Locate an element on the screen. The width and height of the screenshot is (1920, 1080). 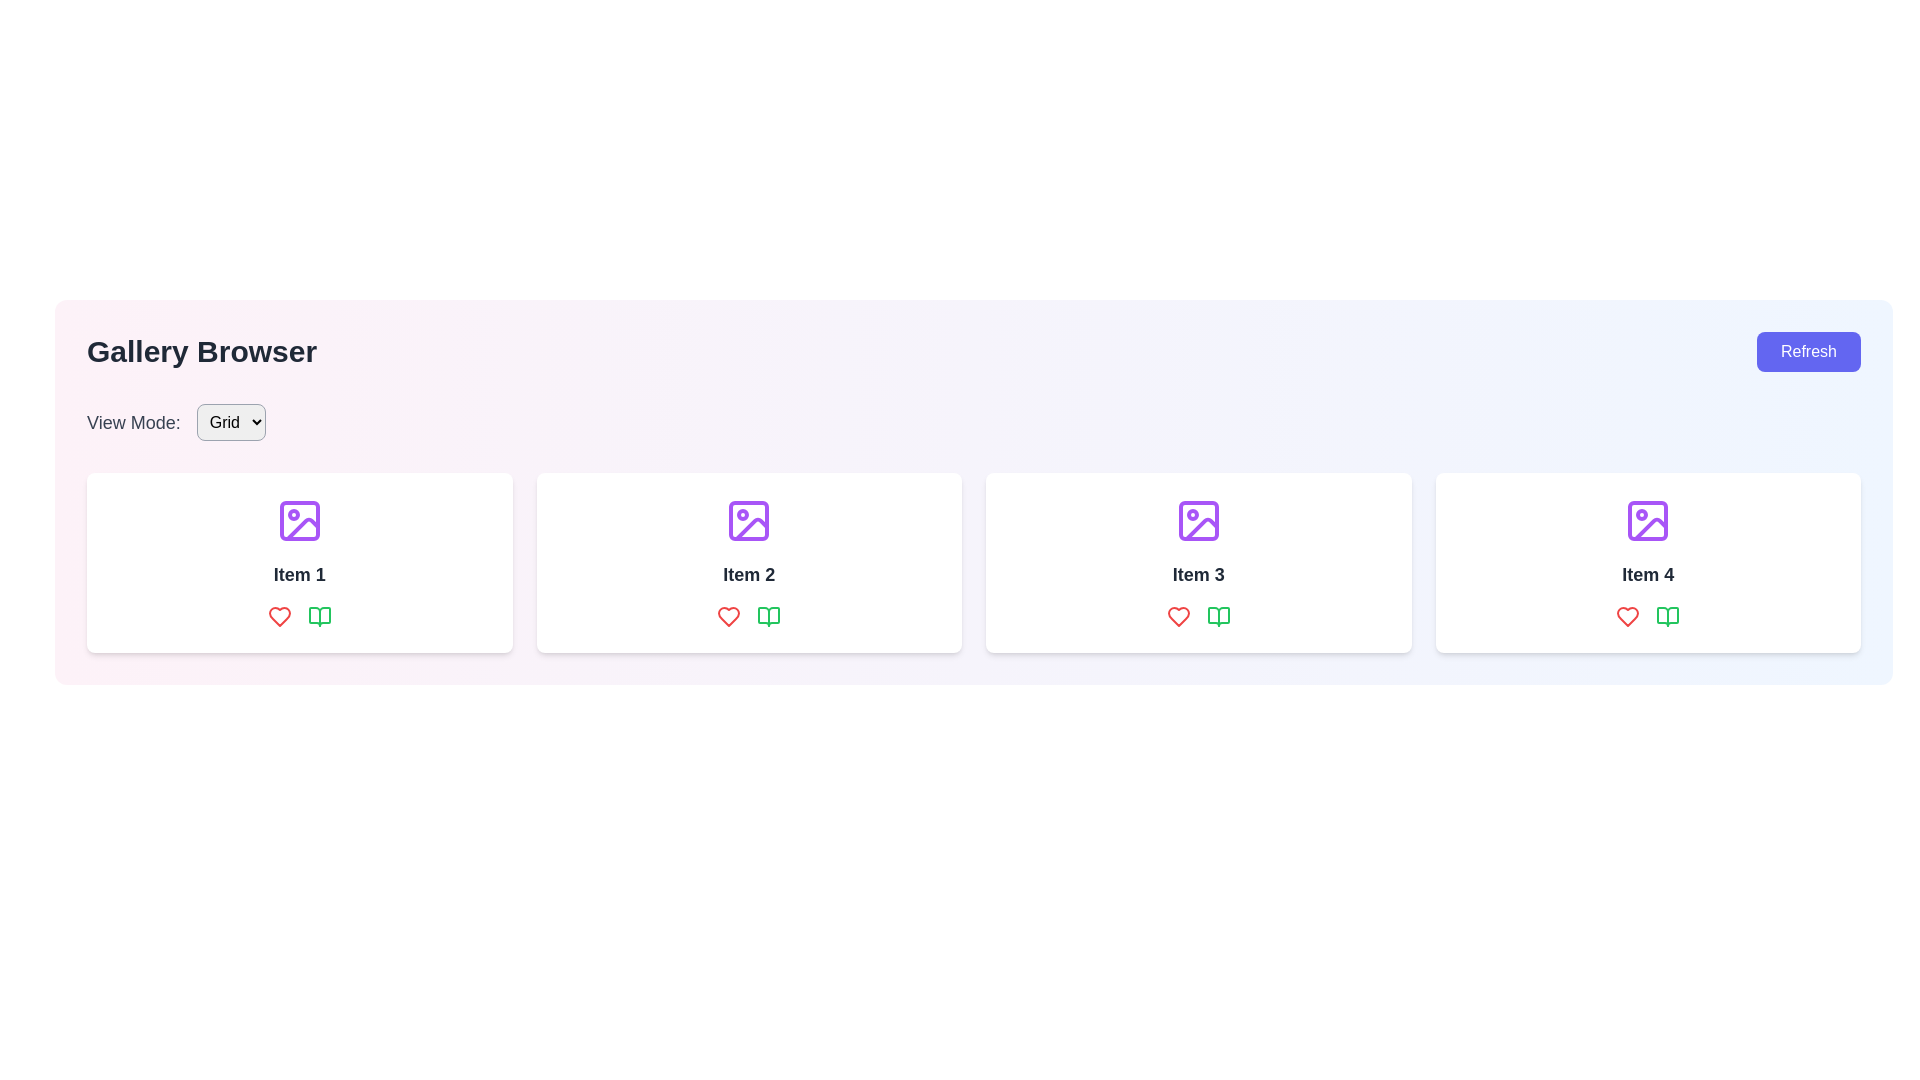
the static text label displaying 'Item 1' located beneath the purple image icon in the first card is located at coordinates (298, 574).